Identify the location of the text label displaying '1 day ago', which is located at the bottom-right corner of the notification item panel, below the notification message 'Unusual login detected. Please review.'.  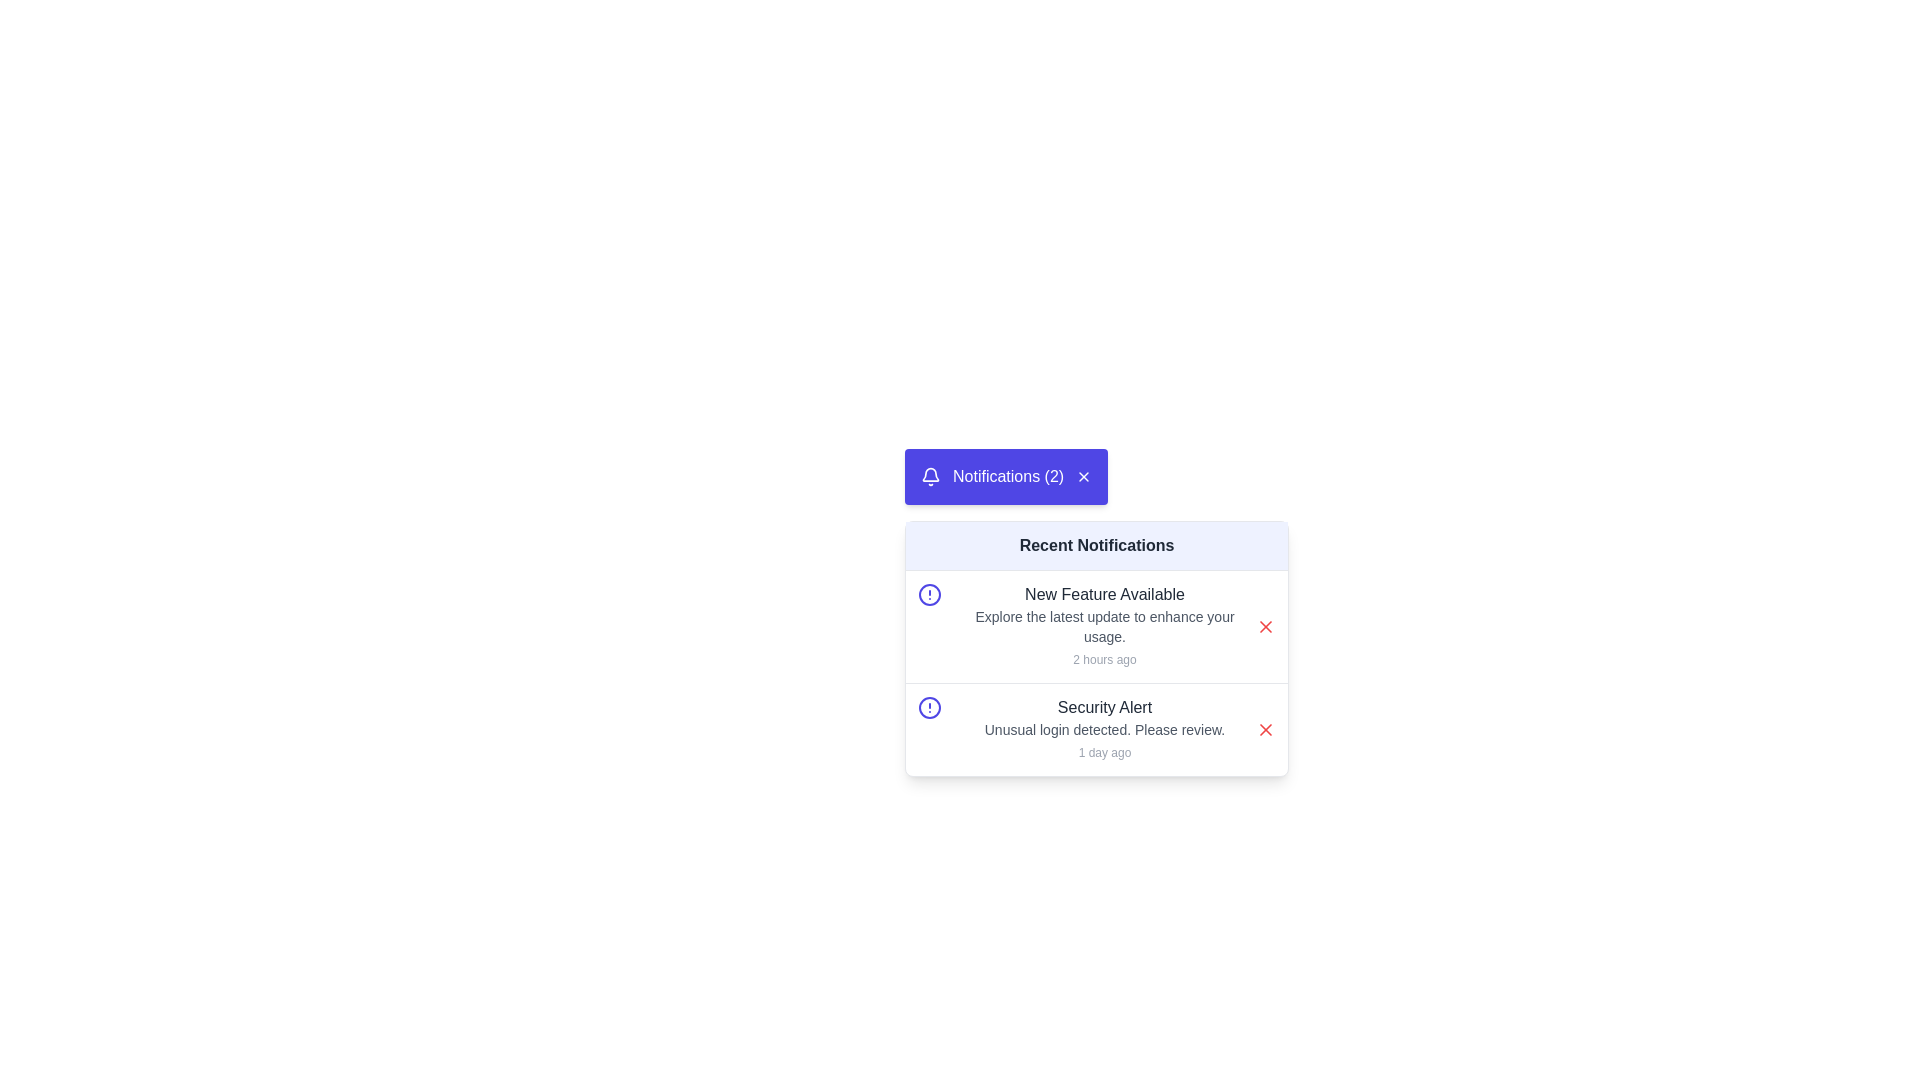
(1103, 752).